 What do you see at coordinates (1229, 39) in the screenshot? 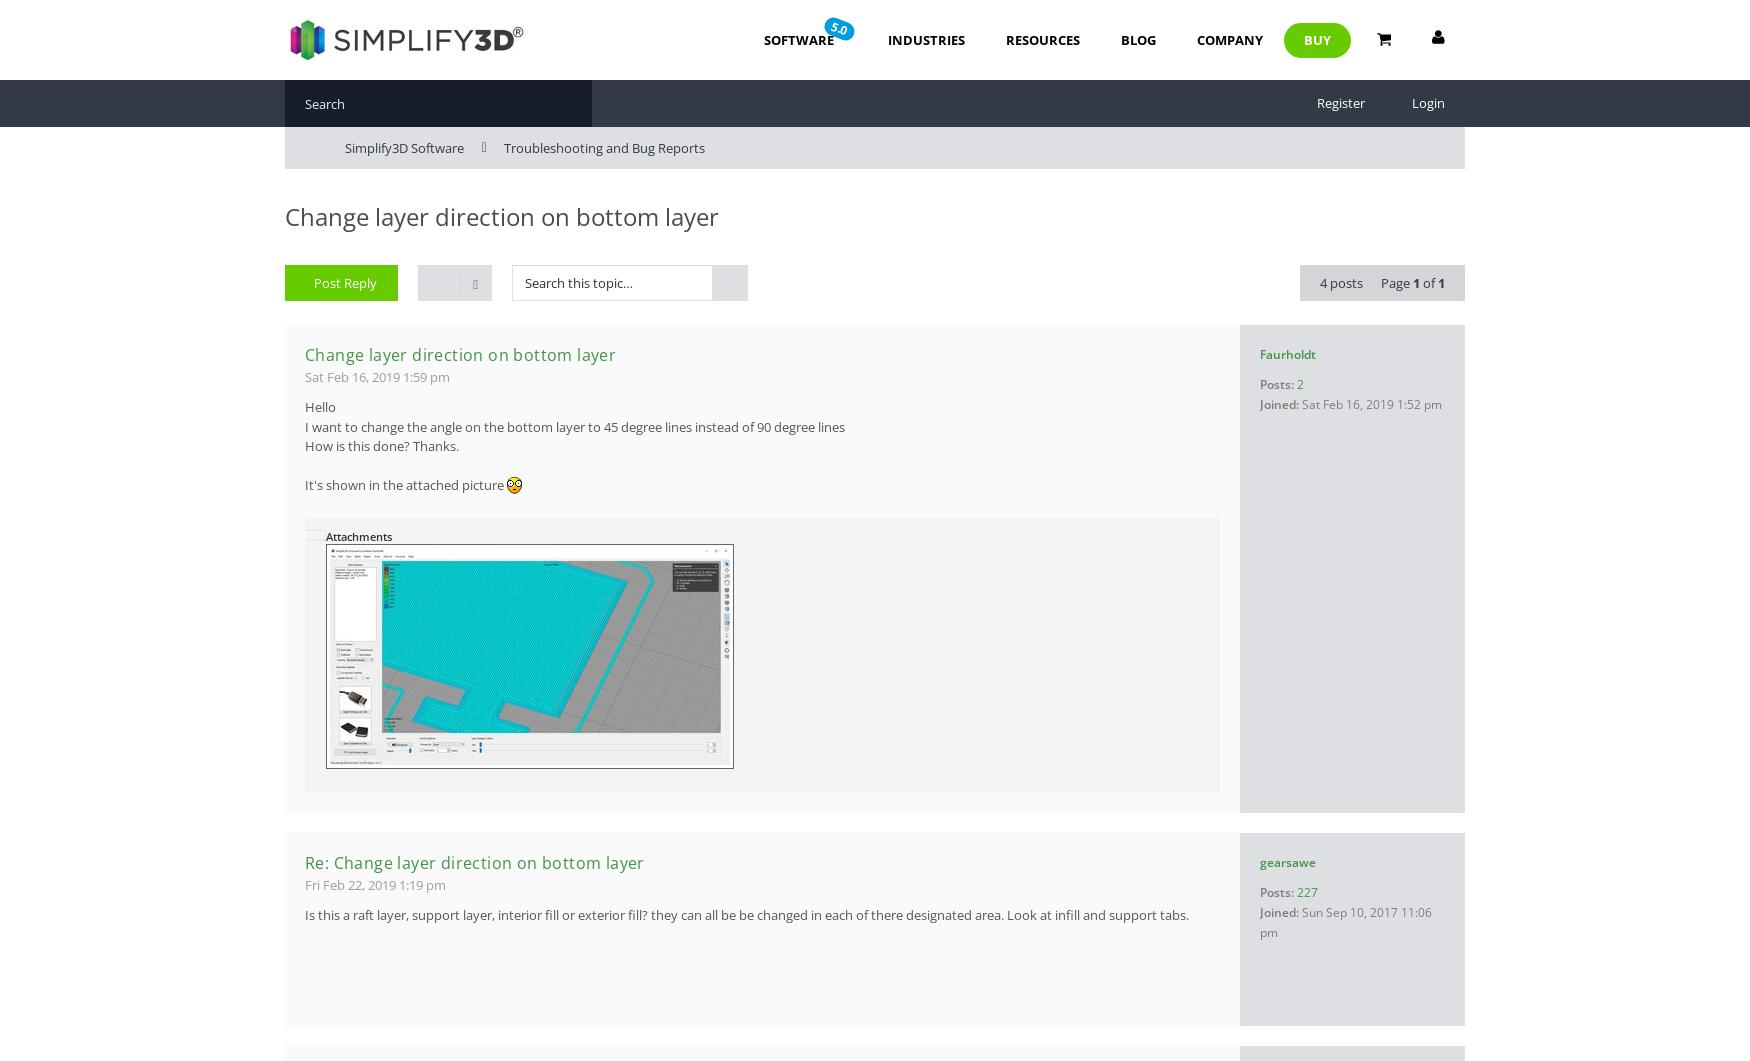
I see `'Company'` at bounding box center [1229, 39].